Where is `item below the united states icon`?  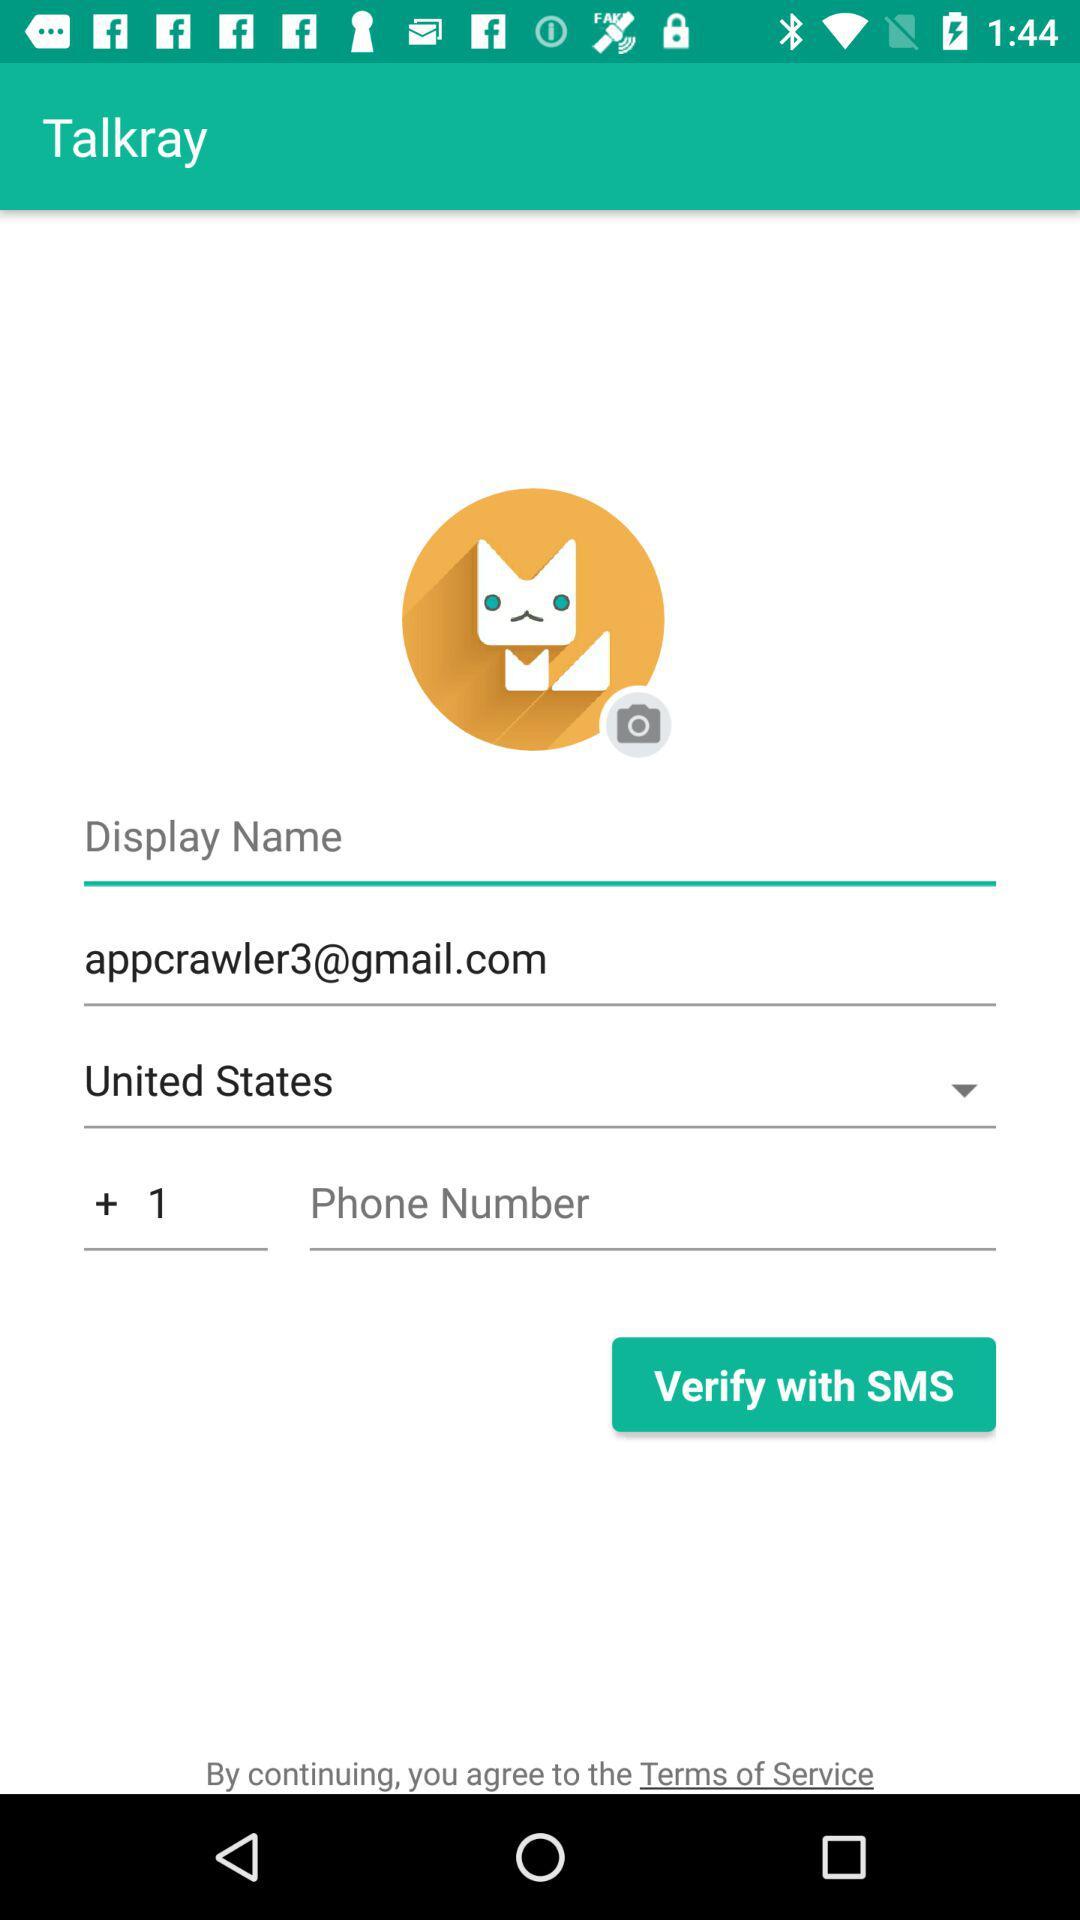 item below the united states icon is located at coordinates (174, 1212).